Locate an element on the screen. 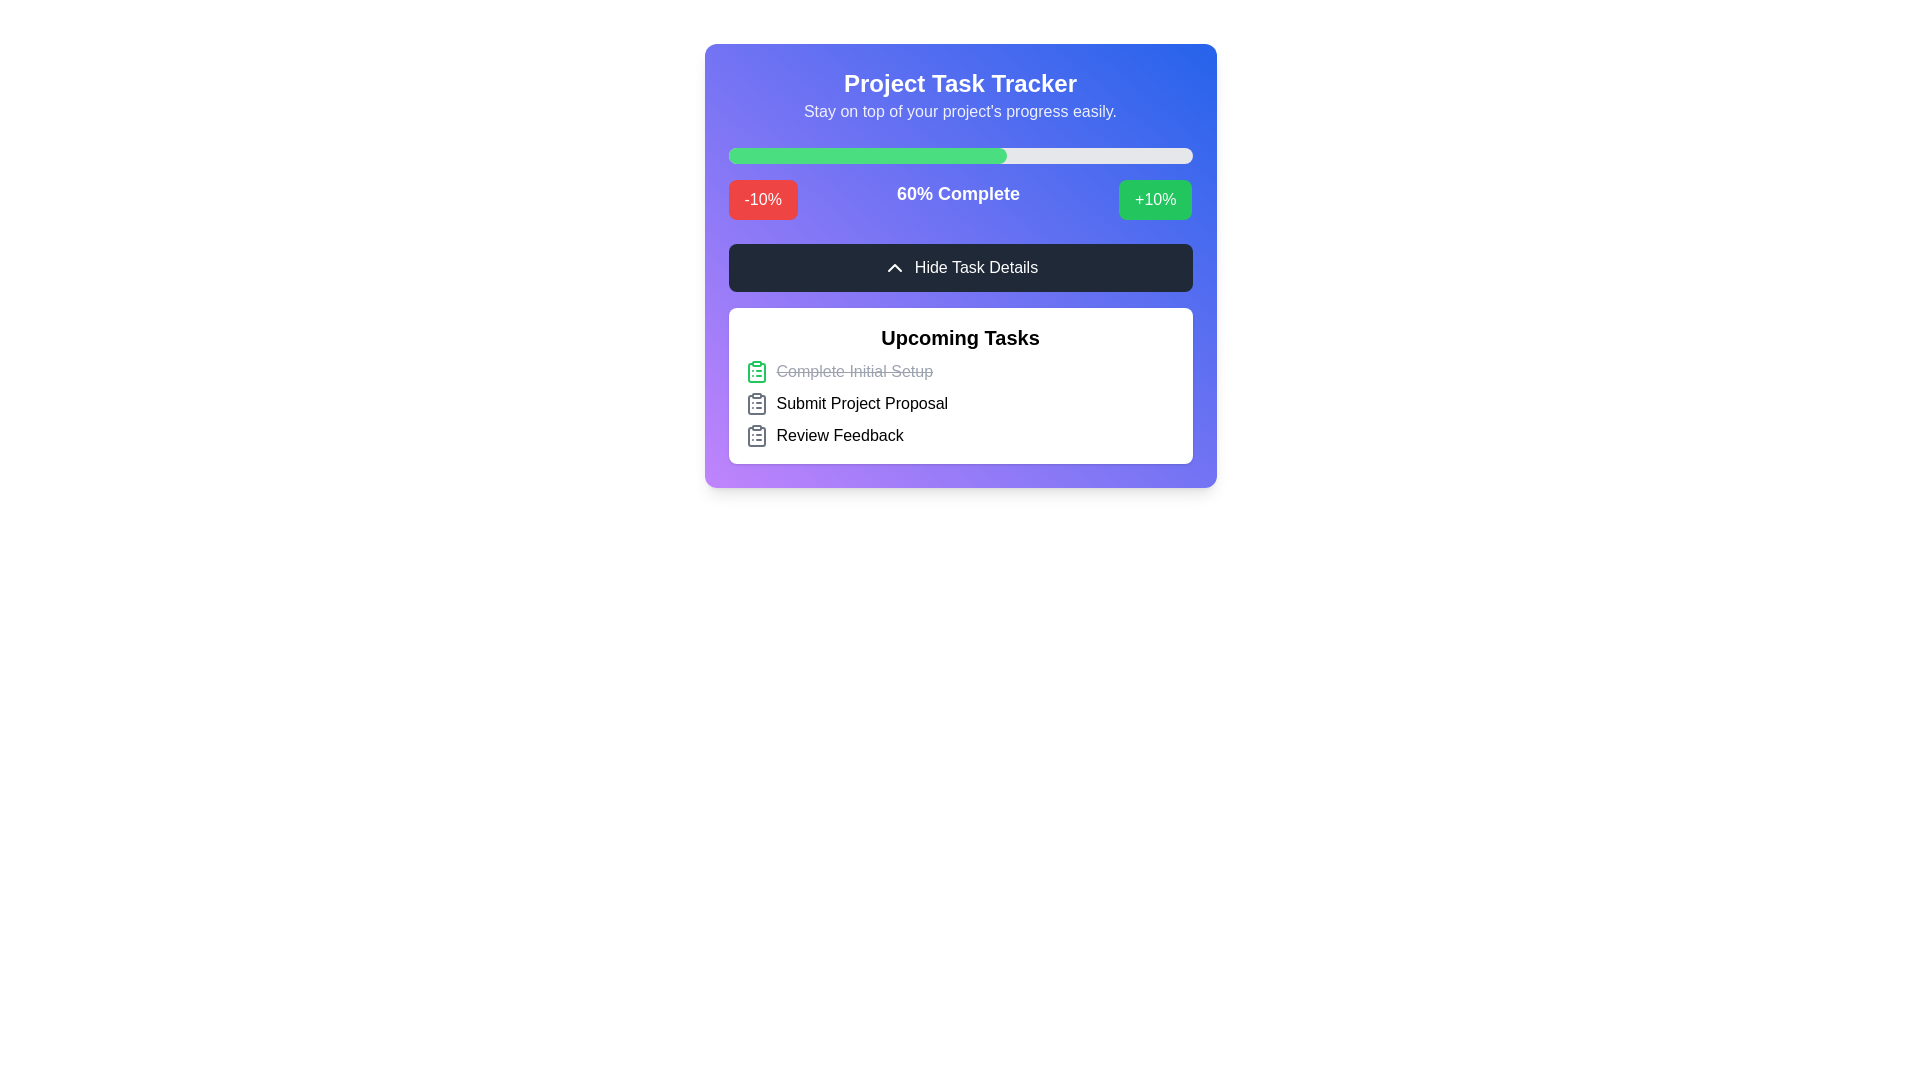 Image resolution: width=1920 pixels, height=1080 pixels. header text 'Upcoming Tasks' to understand the context of the section, which is a significant section header styled in bold and larger font, located at the top of a white box with rounded corners is located at coordinates (960, 337).